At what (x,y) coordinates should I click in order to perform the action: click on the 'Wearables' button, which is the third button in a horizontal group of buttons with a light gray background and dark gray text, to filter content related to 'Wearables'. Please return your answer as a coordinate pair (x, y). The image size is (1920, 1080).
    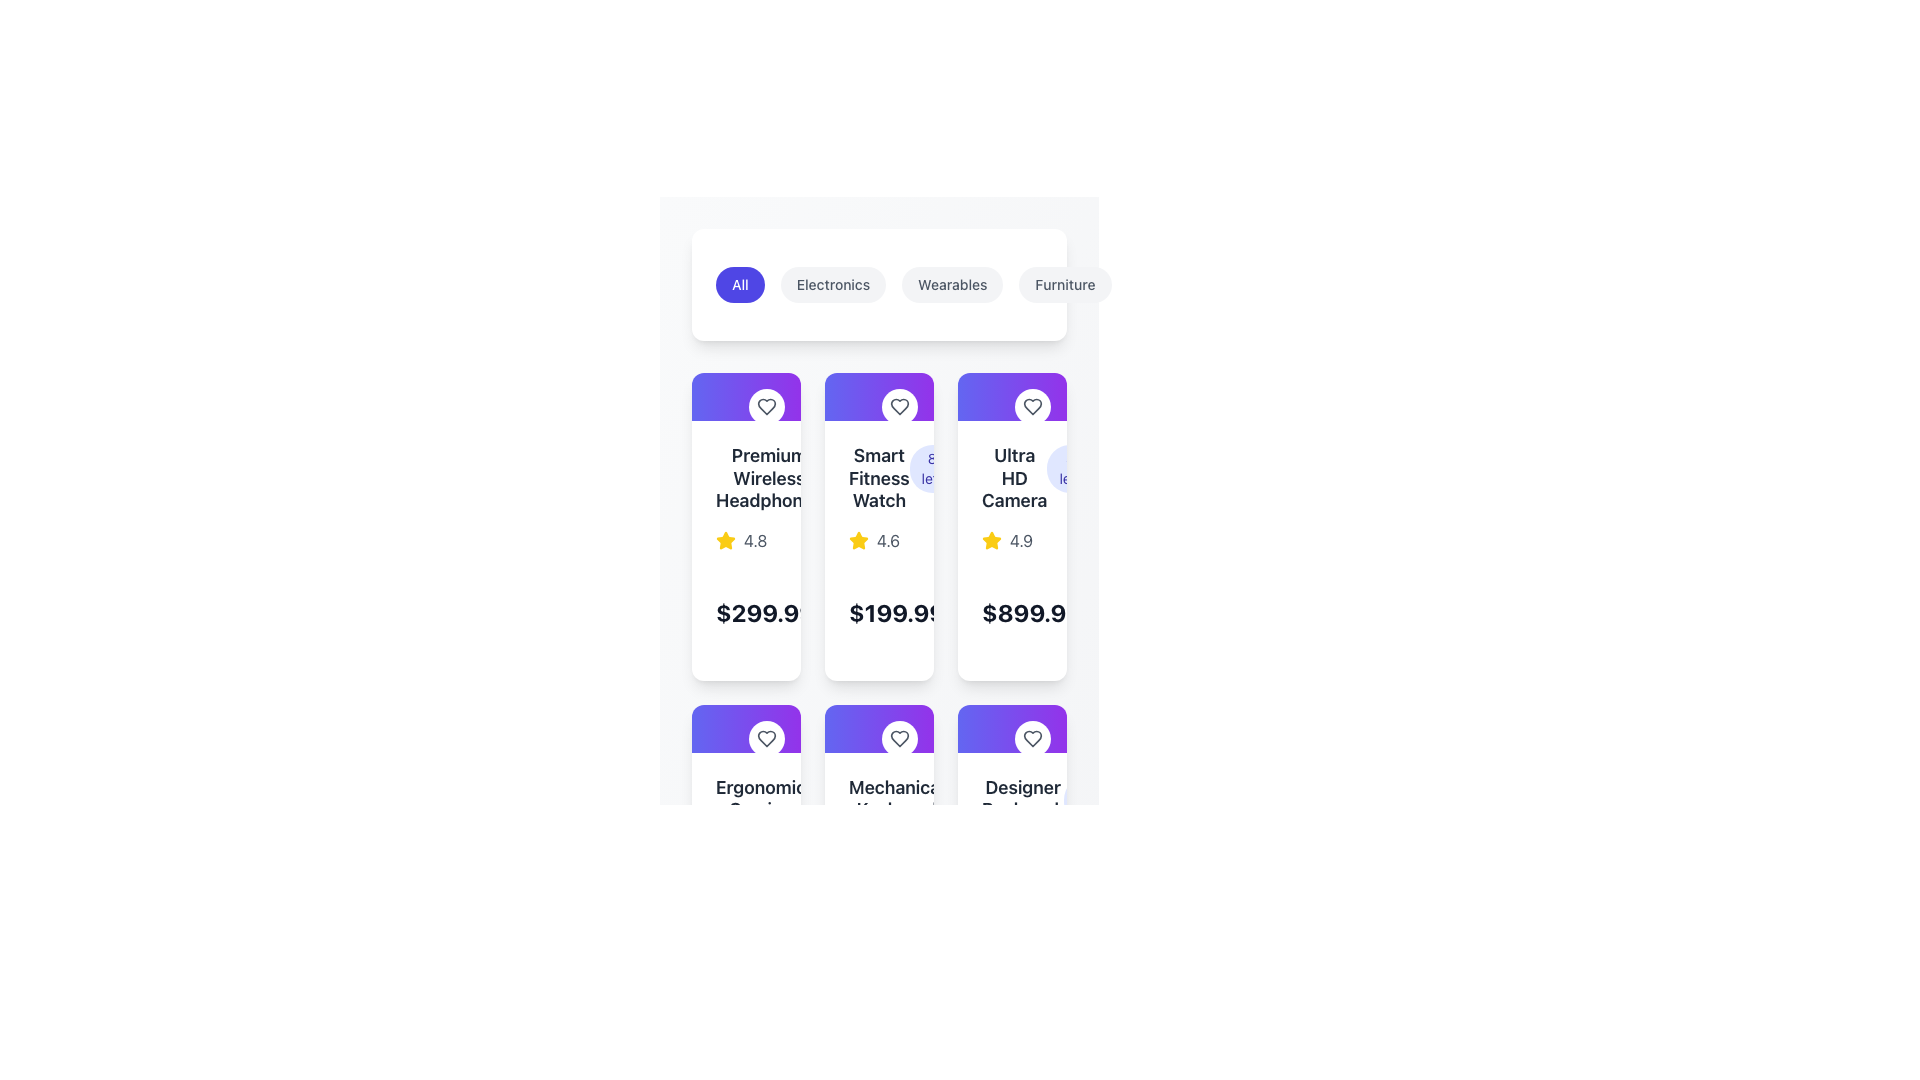
    Looking at the image, I should click on (951, 285).